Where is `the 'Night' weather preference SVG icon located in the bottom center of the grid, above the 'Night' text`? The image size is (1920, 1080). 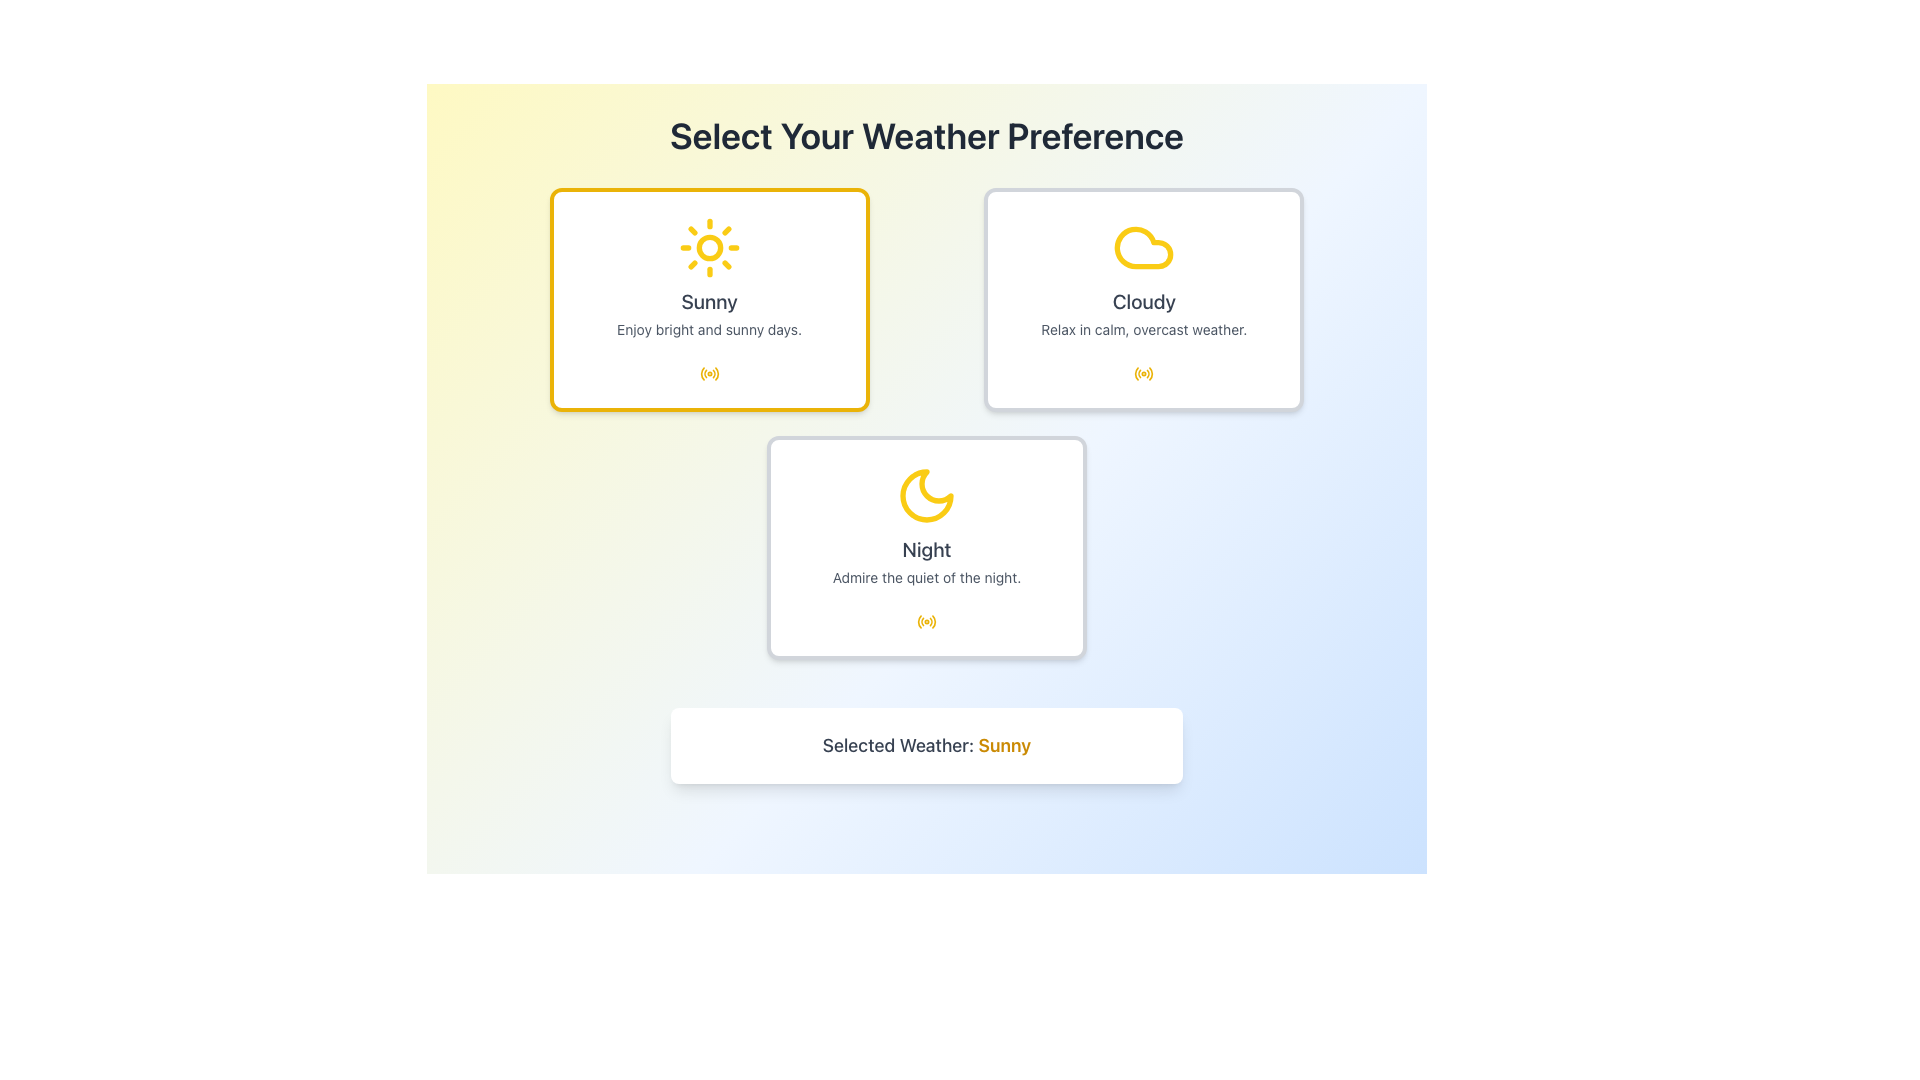
the 'Night' weather preference SVG icon located in the bottom center of the grid, above the 'Night' text is located at coordinates (925, 495).